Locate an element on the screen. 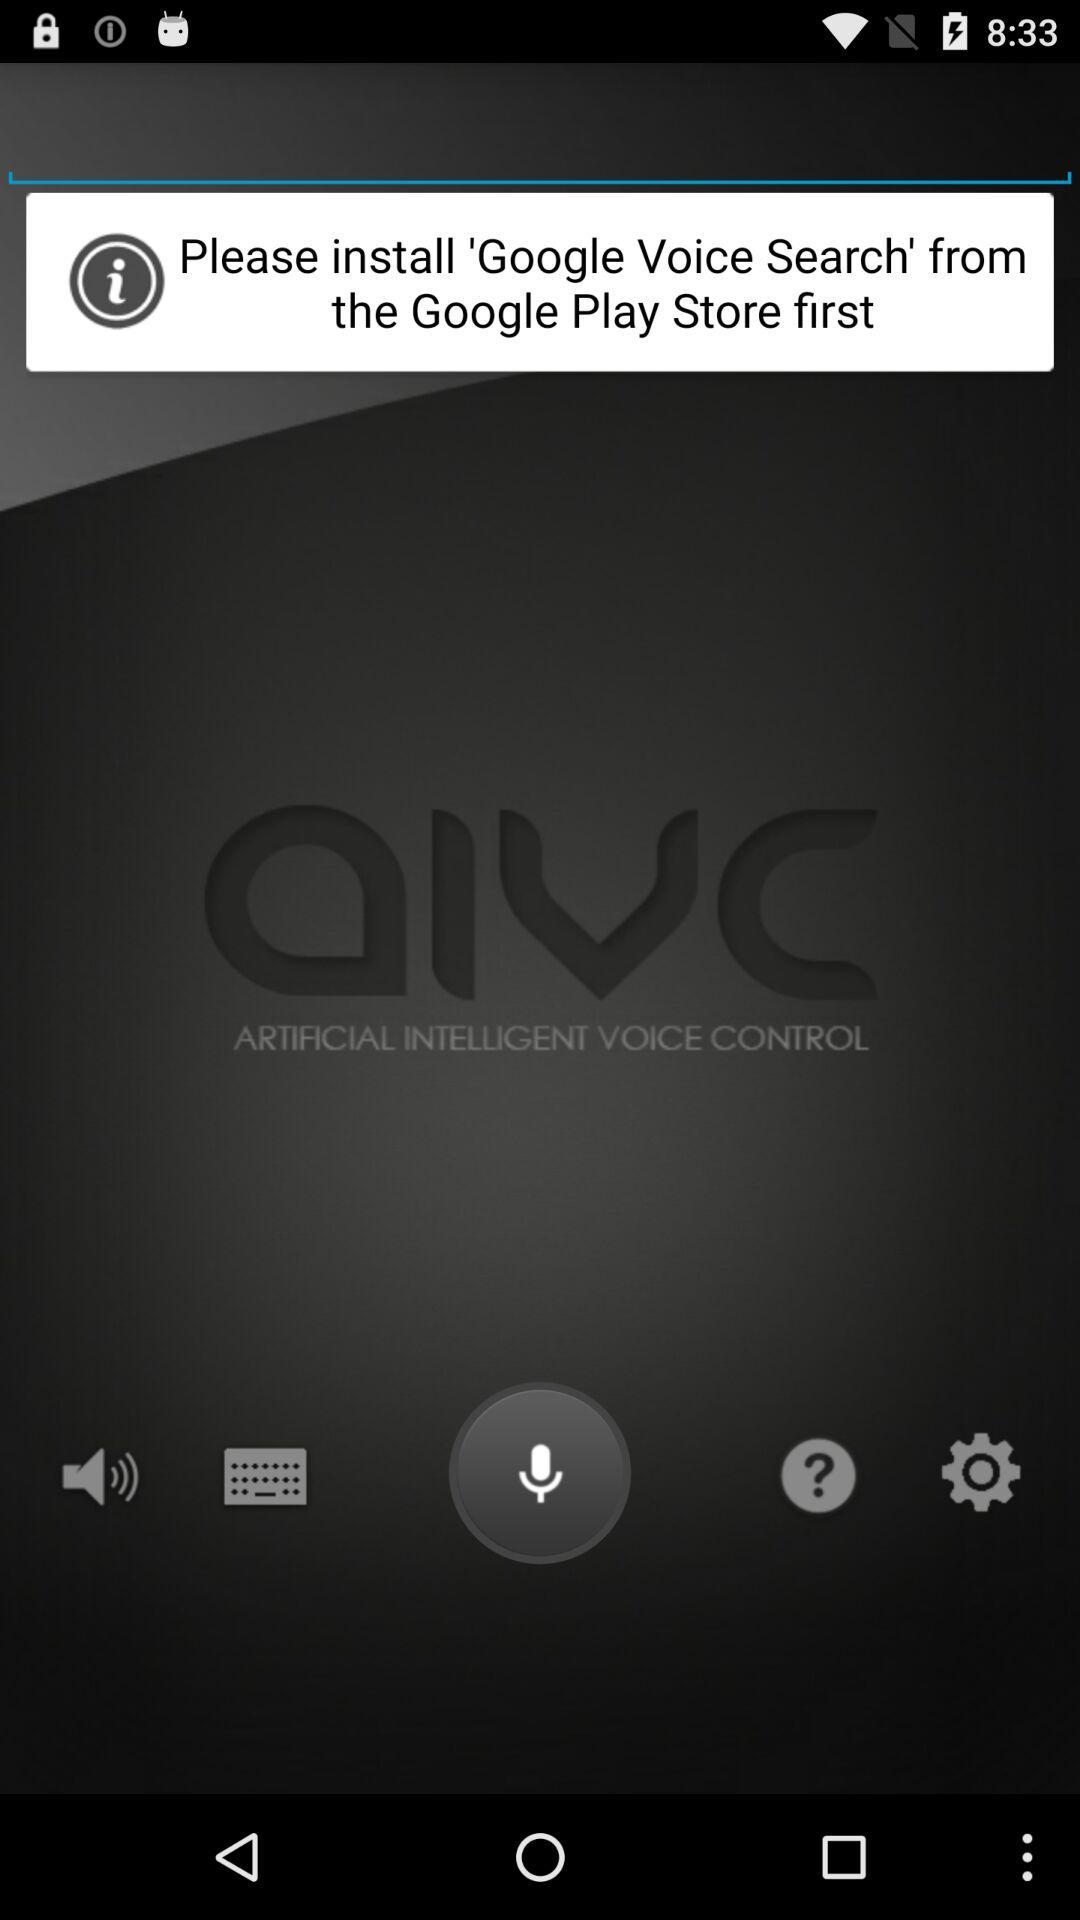  the help icon is located at coordinates (816, 1575).